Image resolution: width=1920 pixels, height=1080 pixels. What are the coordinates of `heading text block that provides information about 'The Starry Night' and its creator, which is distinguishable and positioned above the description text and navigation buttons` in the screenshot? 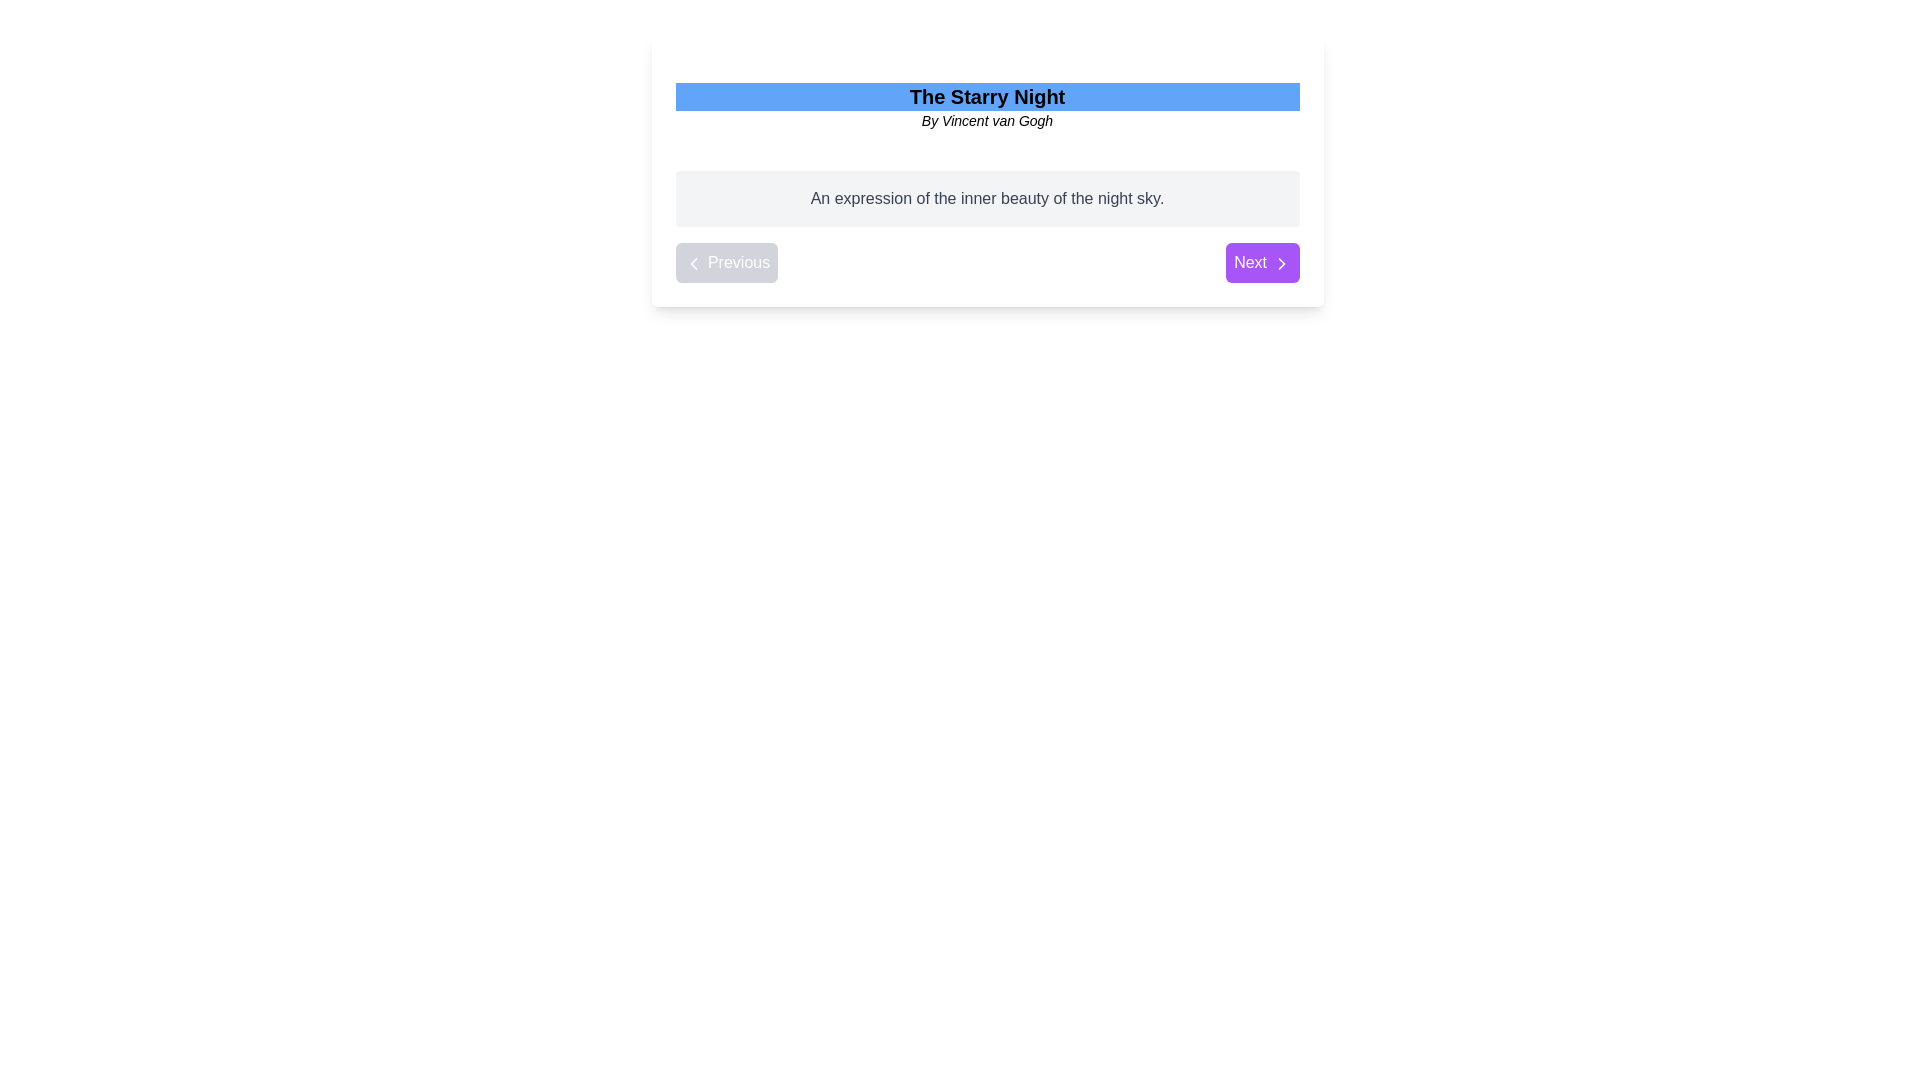 It's located at (987, 107).